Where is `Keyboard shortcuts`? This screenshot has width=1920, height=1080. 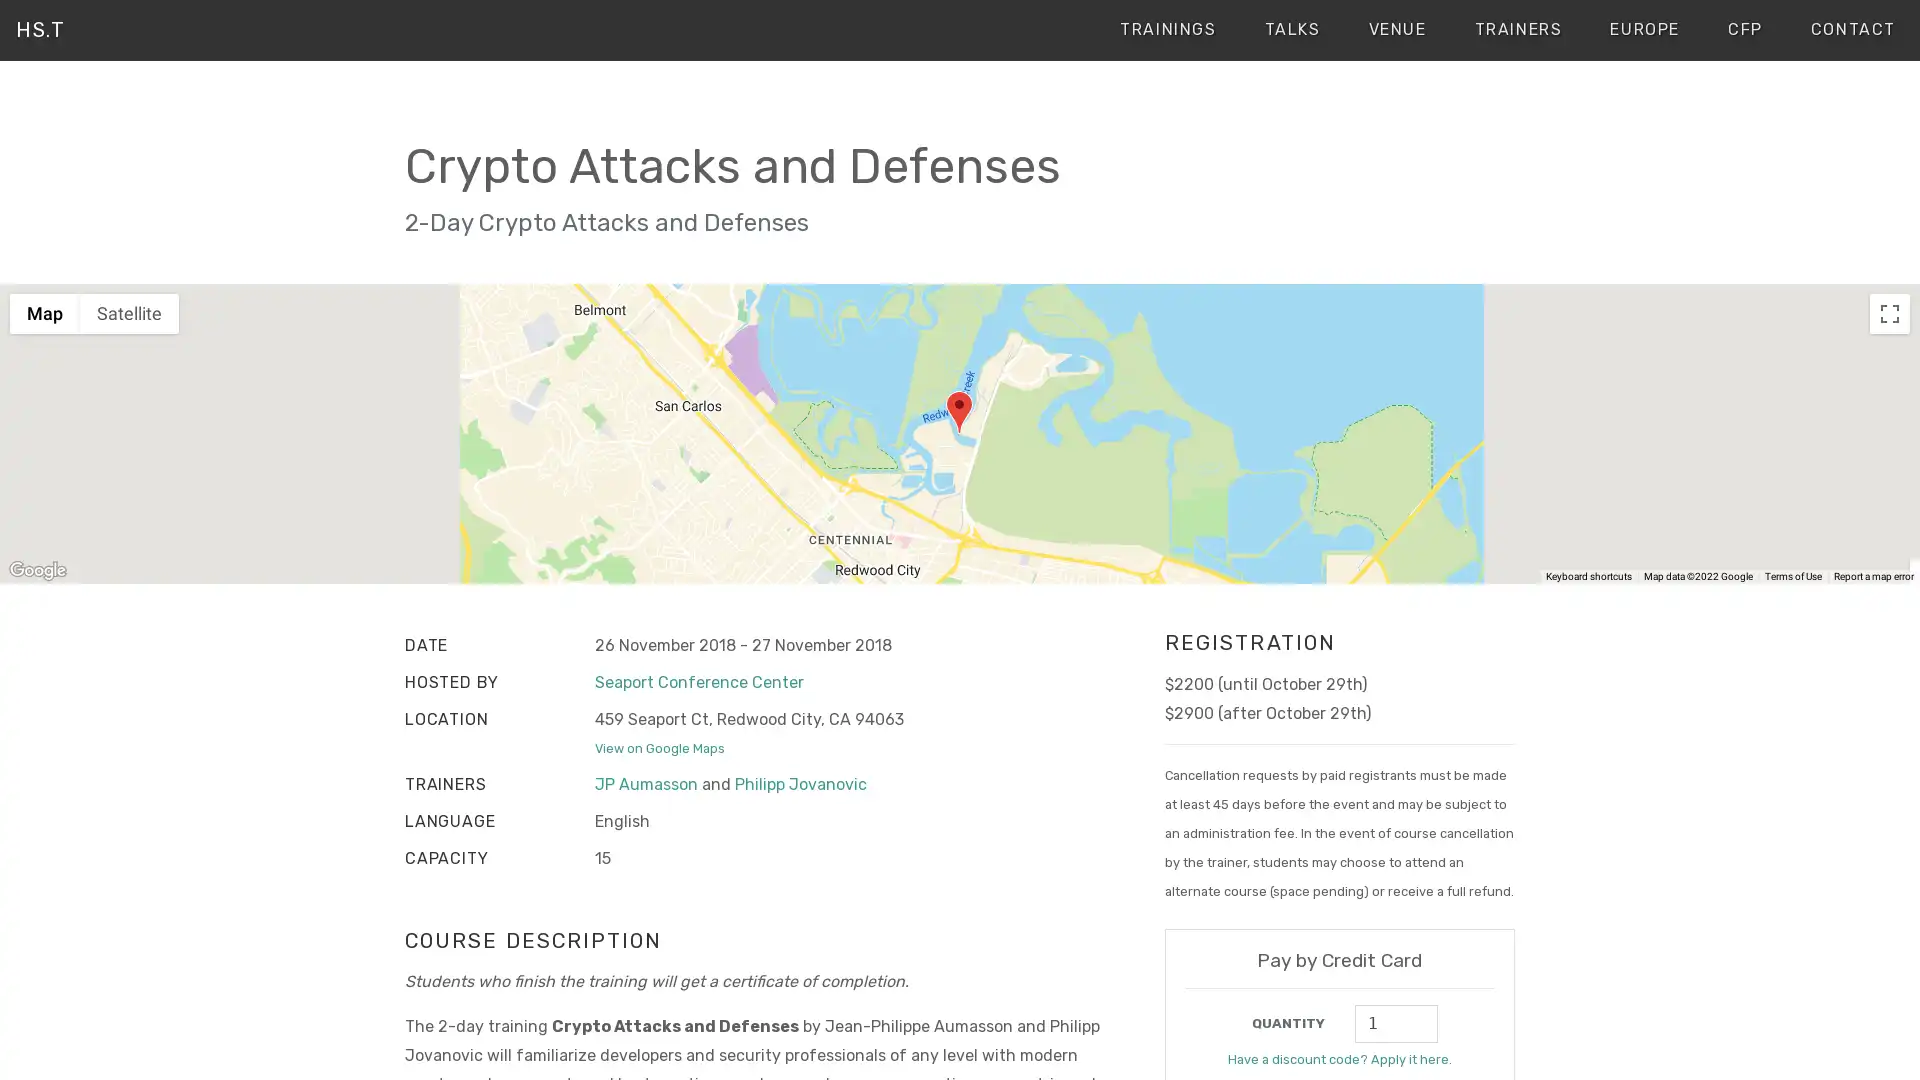 Keyboard shortcuts is located at coordinates (1587, 577).